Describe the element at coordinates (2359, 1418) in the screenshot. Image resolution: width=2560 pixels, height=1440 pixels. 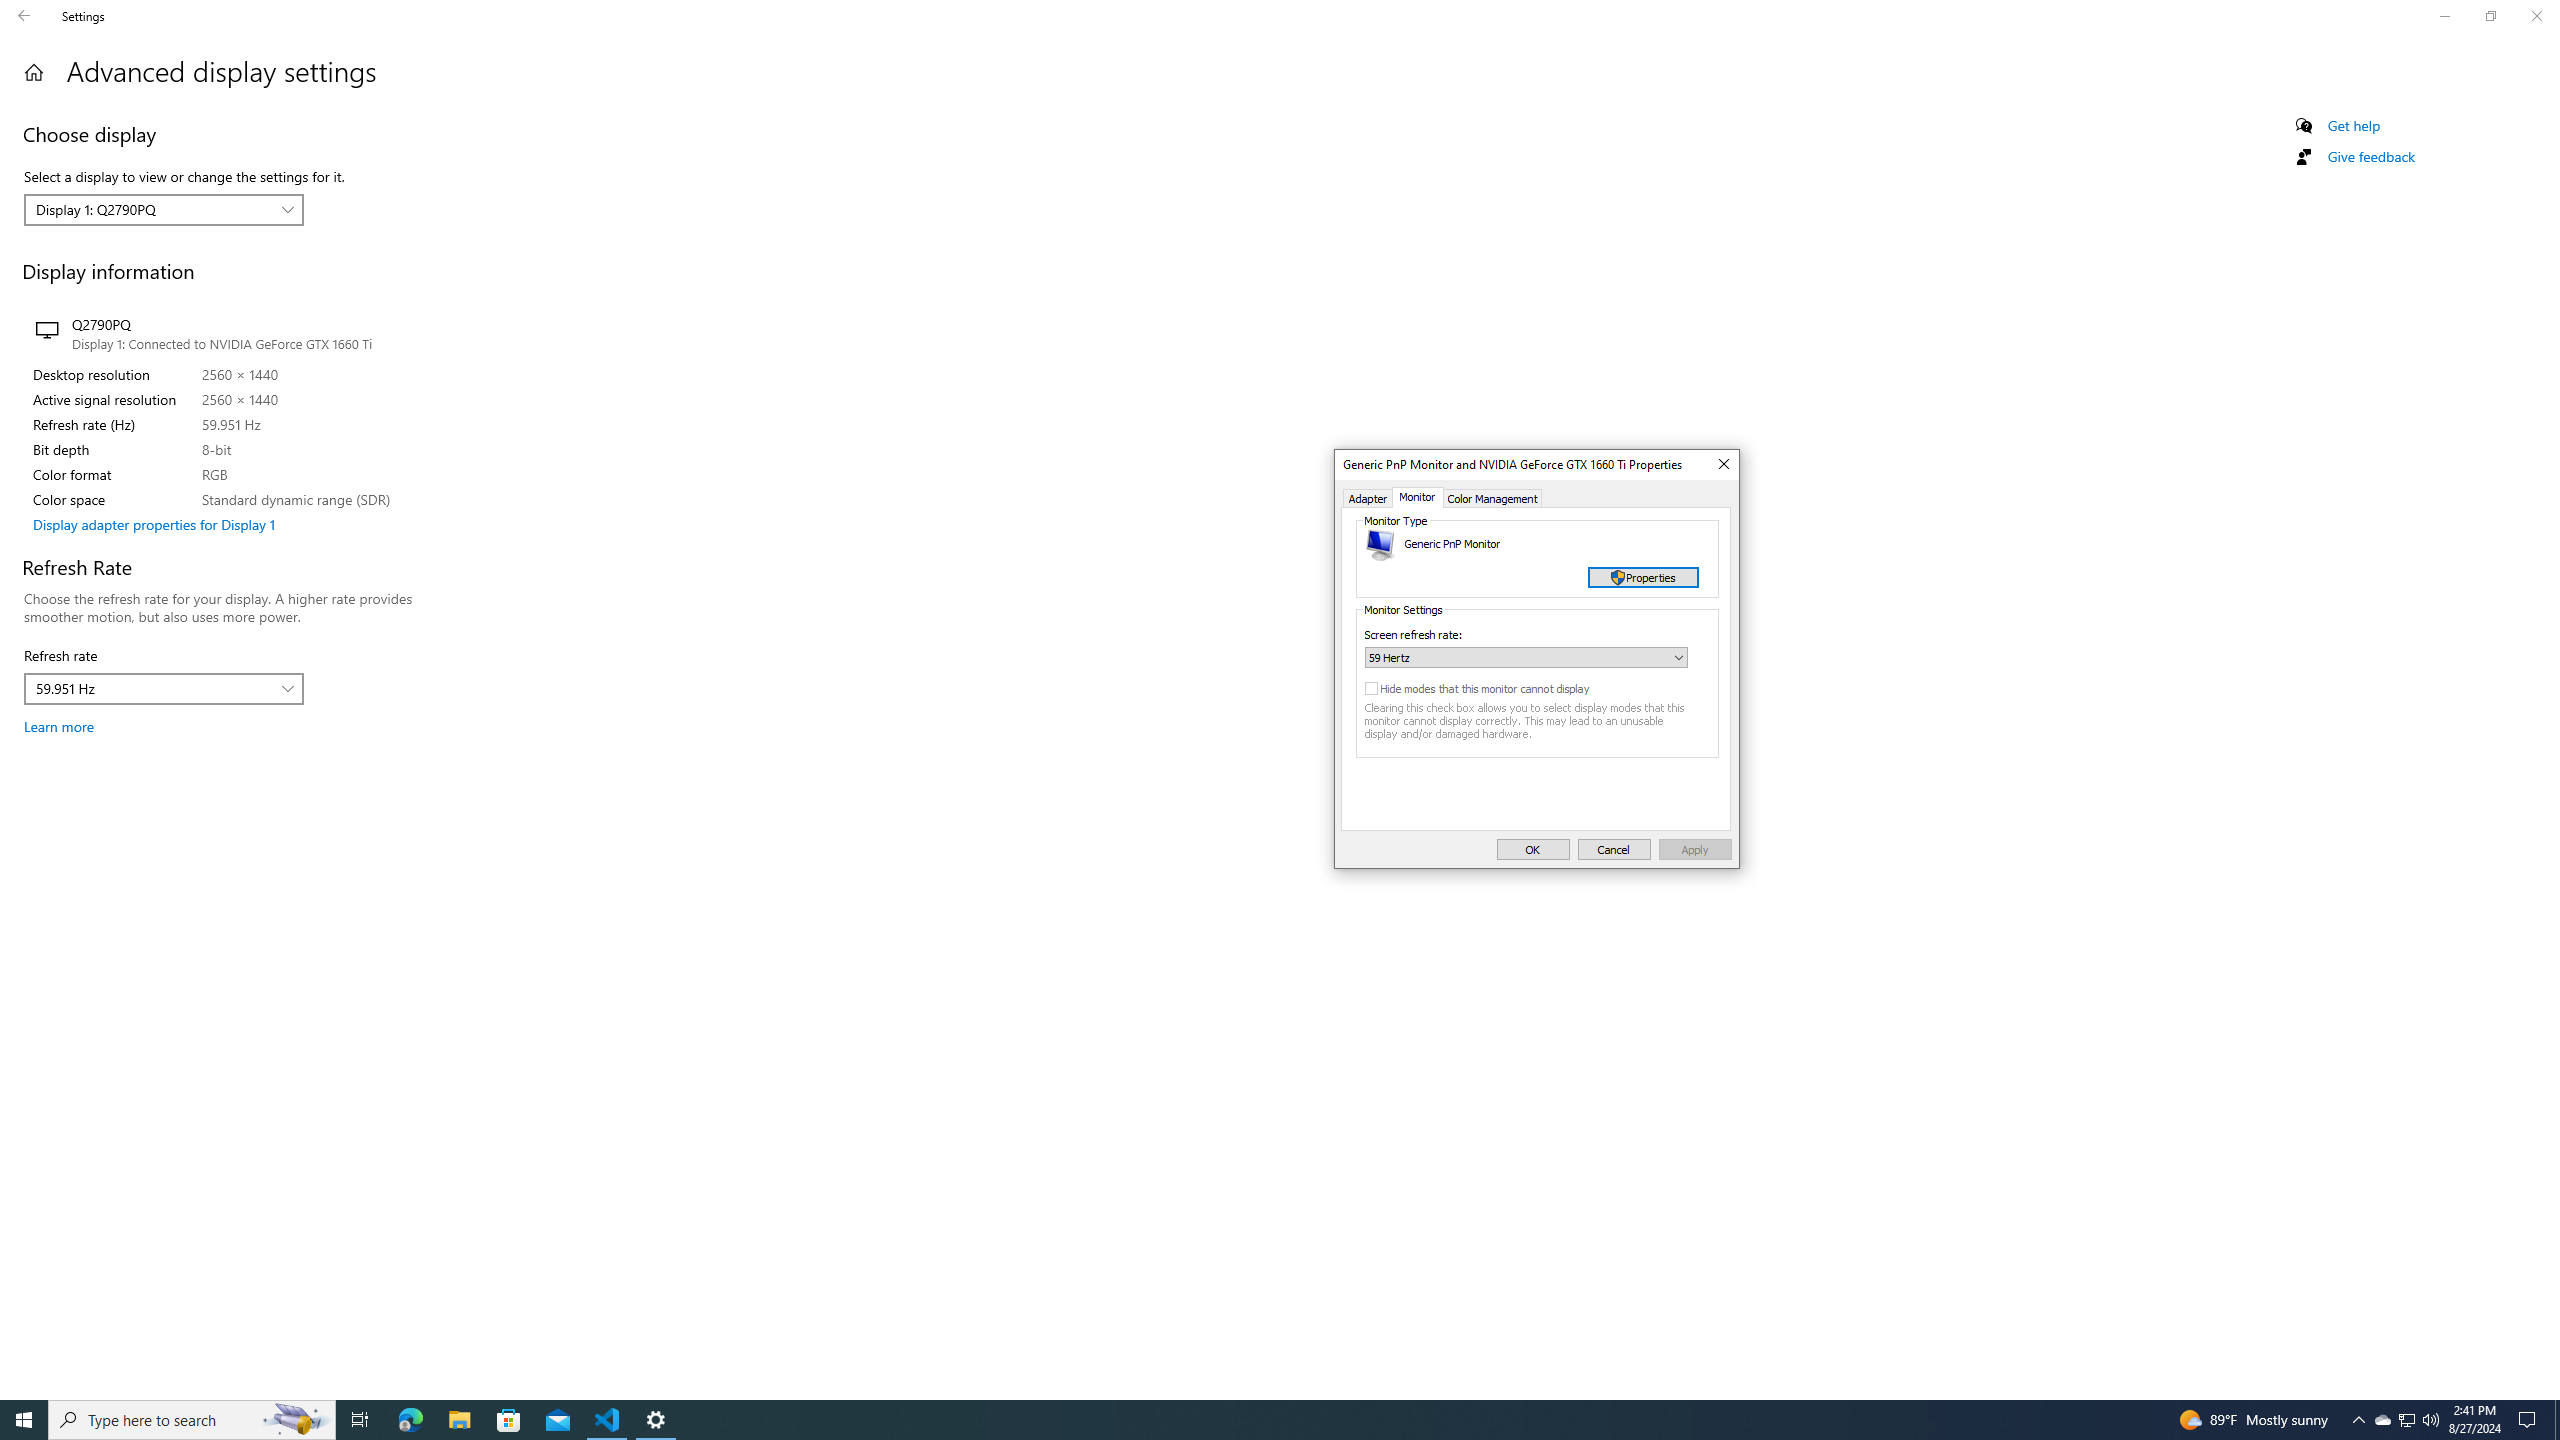
I see `'Notification Chevron'` at that location.